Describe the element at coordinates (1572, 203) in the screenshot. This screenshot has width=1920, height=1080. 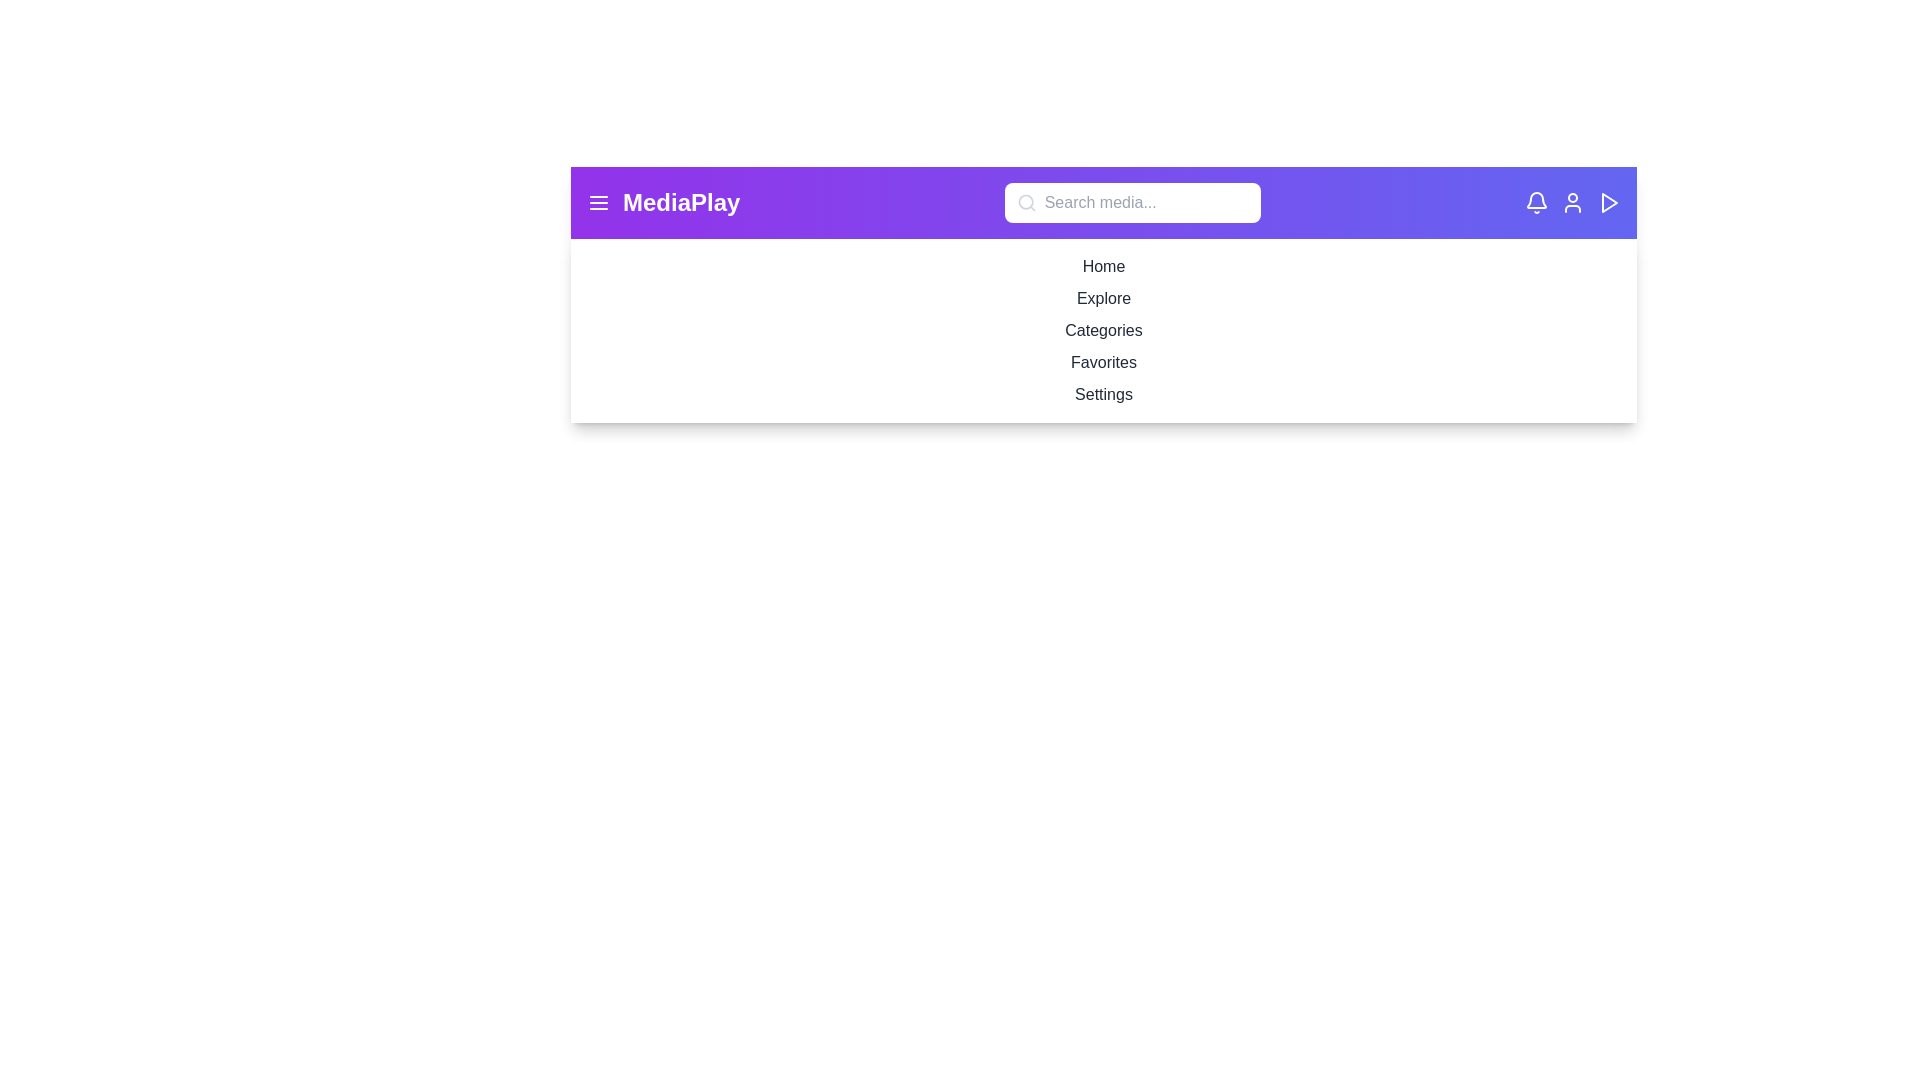
I see `the user icon button, which is a silhouette of a person located on the right side of the header bar, second-to-last in a sequence of icons` at that location.